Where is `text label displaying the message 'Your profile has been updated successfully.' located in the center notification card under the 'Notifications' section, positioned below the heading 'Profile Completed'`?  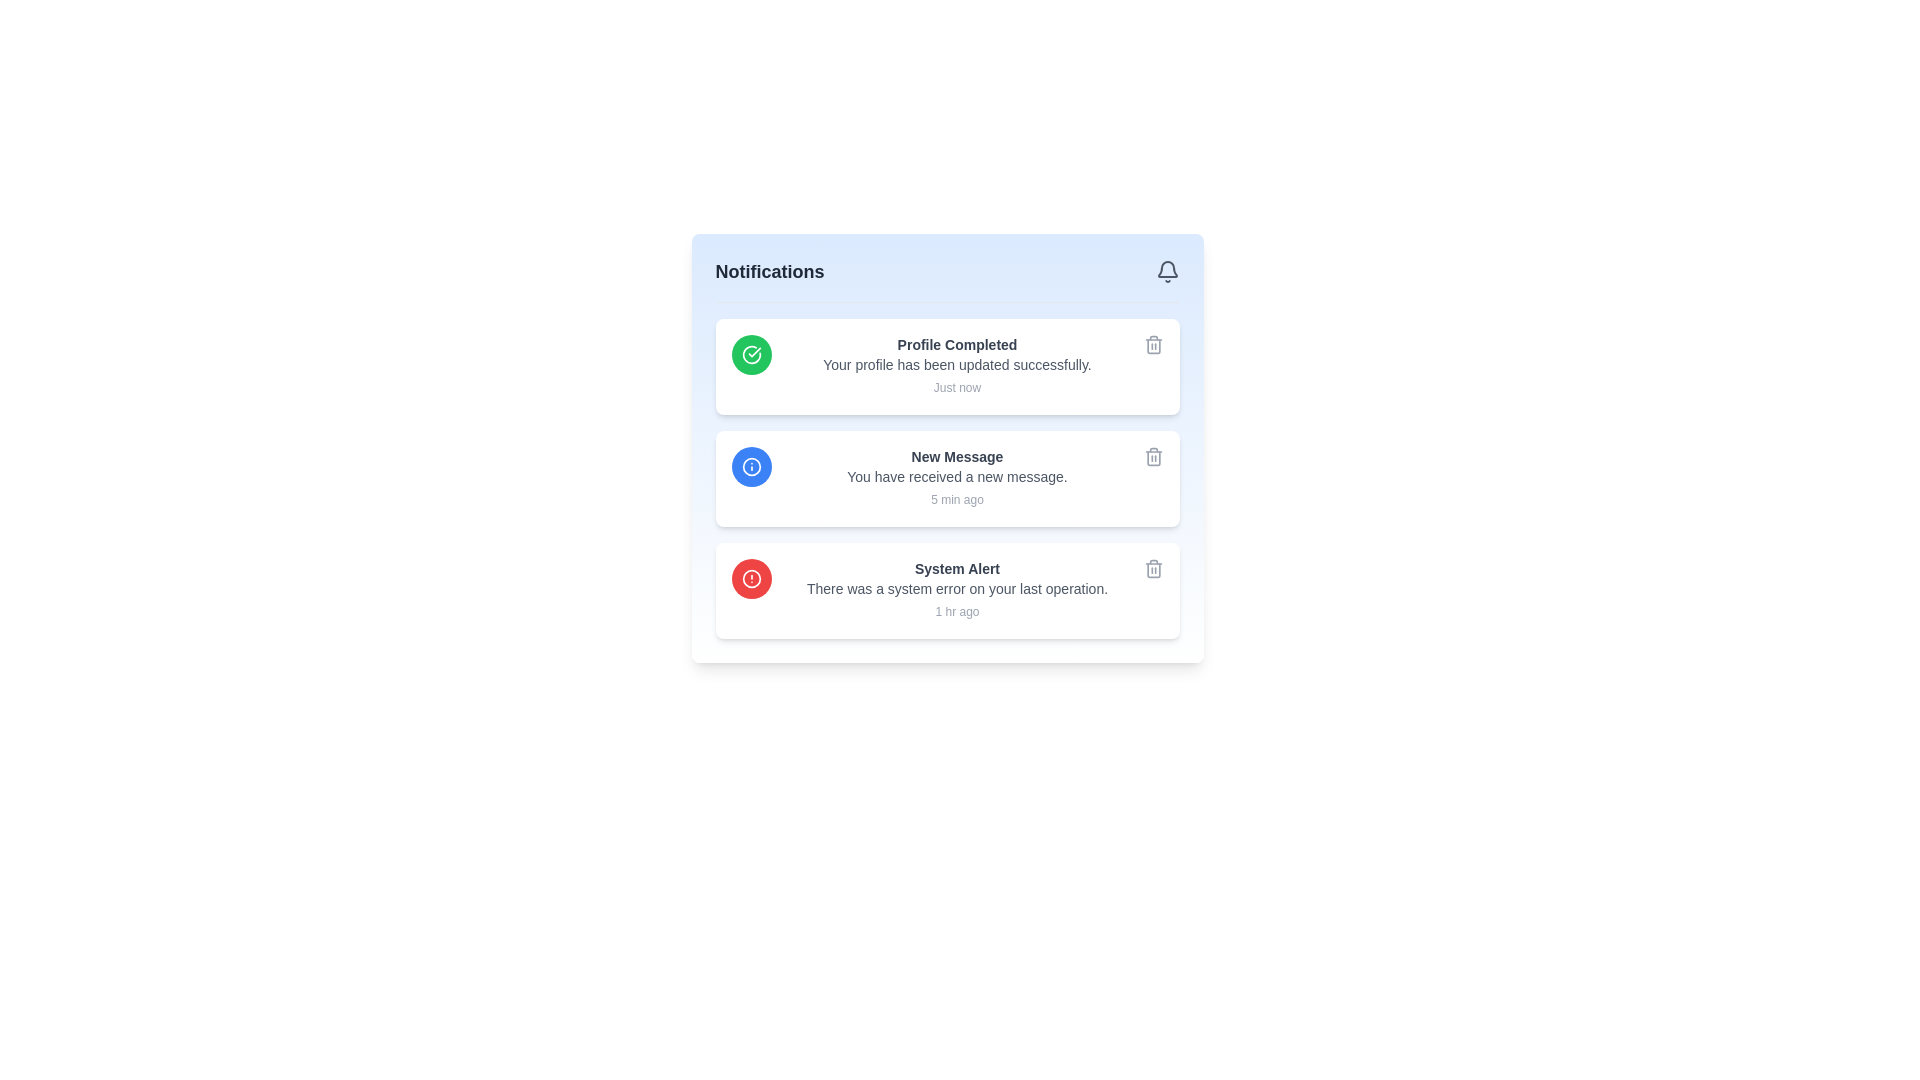 text label displaying the message 'Your profile has been updated successfully.' located in the center notification card under the 'Notifications' section, positioned below the heading 'Profile Completed' is located at coordinates (956, 365).